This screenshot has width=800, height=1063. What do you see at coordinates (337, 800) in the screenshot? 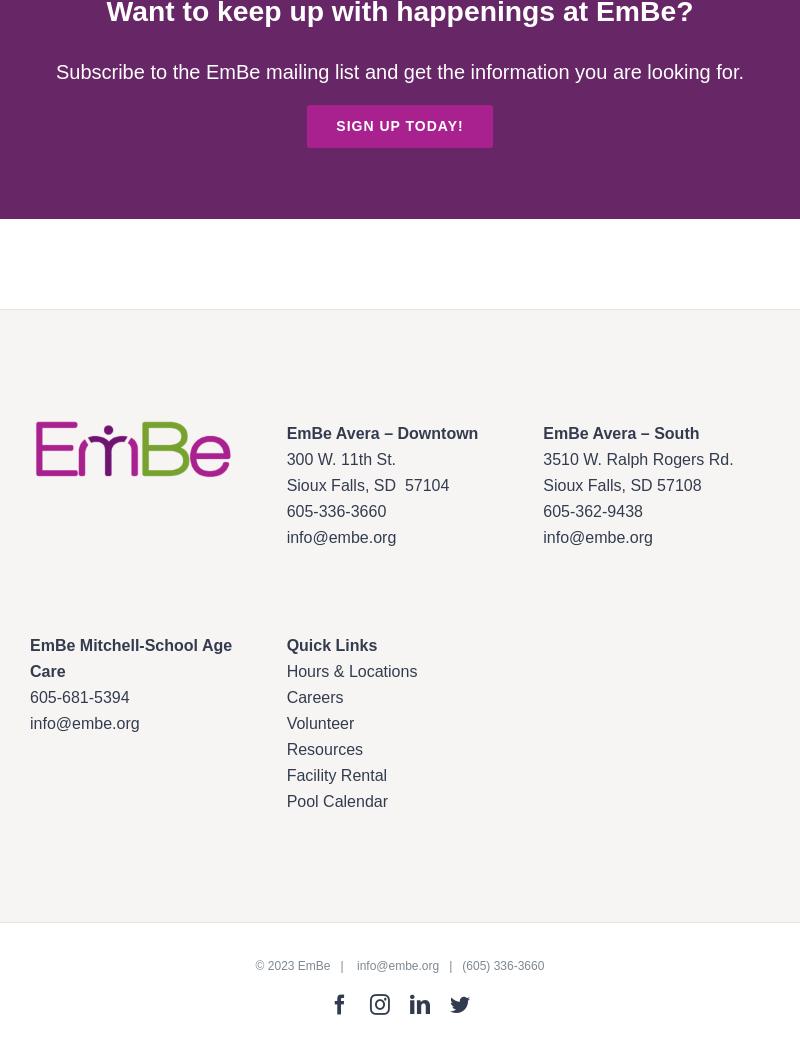
I see `'Pool Calendar'` at bounding box center [337, 800].